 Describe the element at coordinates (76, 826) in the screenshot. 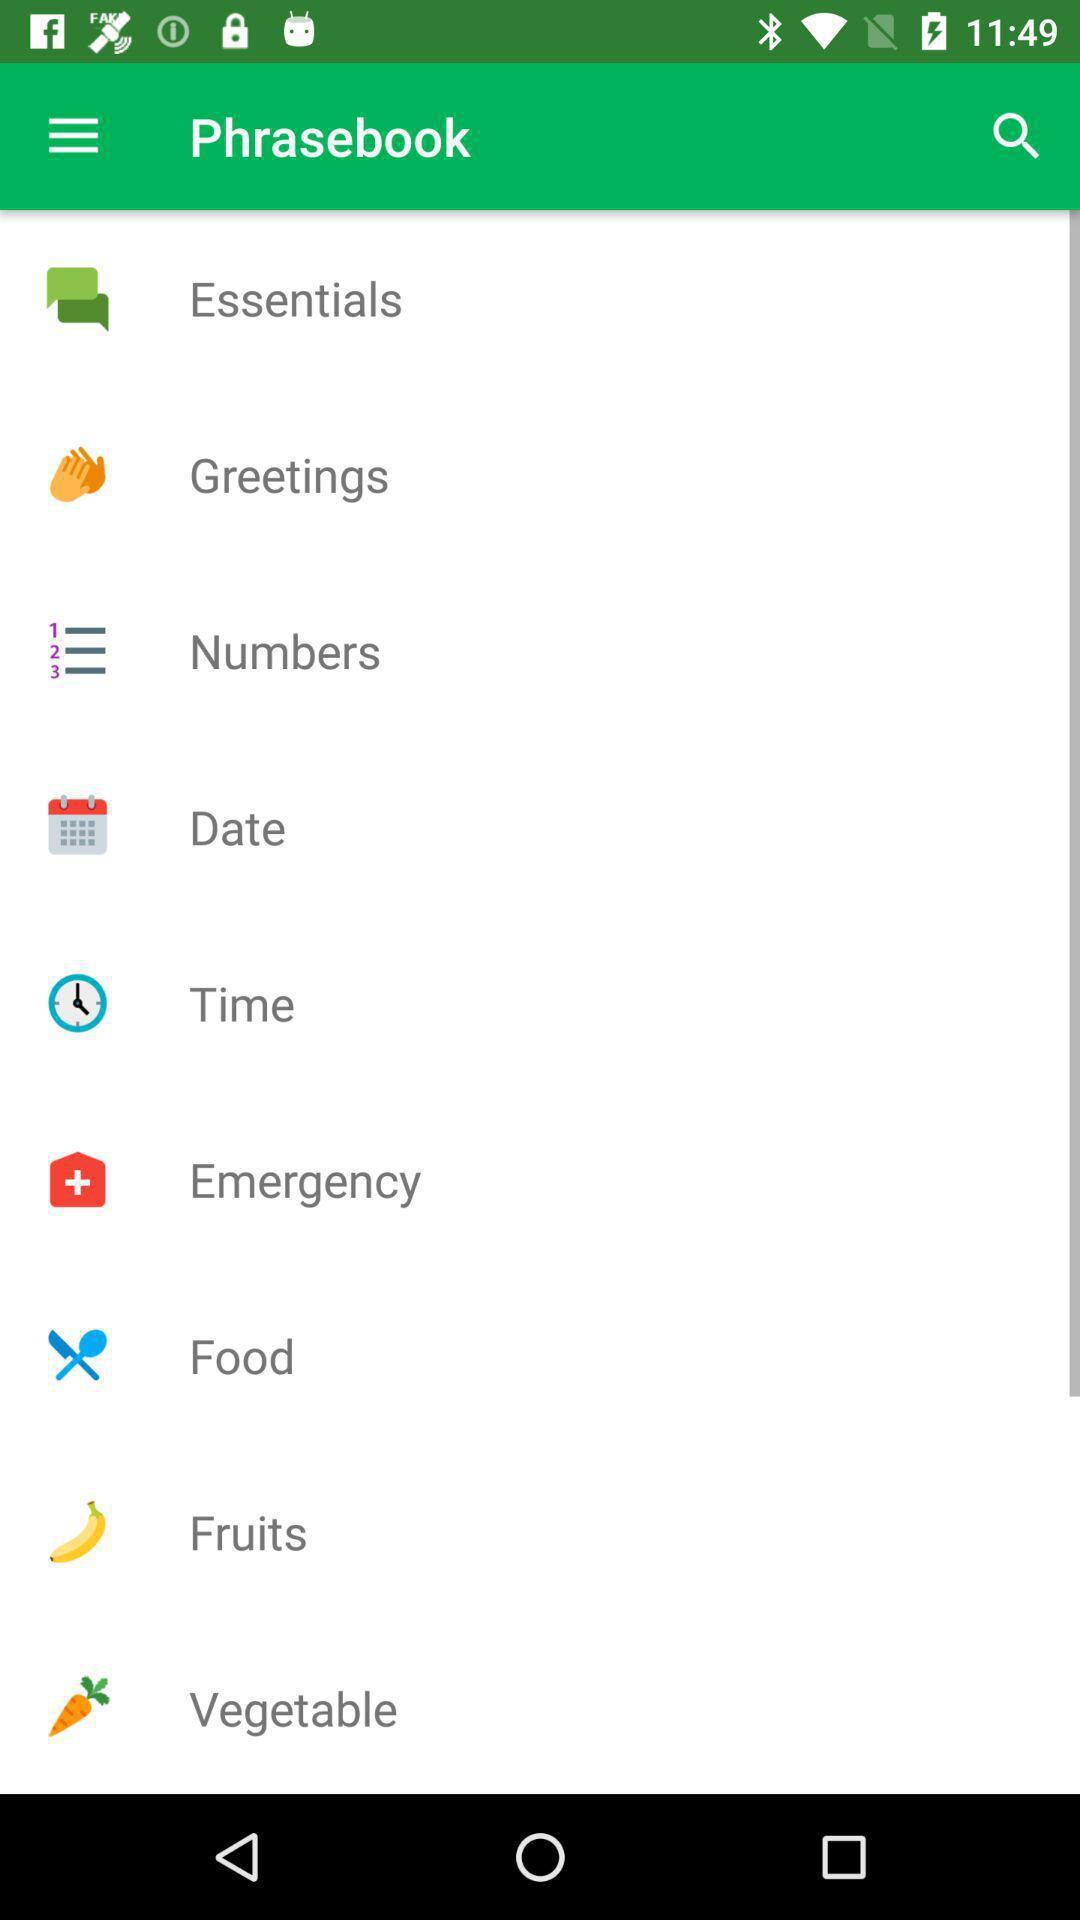

I see `date page` at that location.